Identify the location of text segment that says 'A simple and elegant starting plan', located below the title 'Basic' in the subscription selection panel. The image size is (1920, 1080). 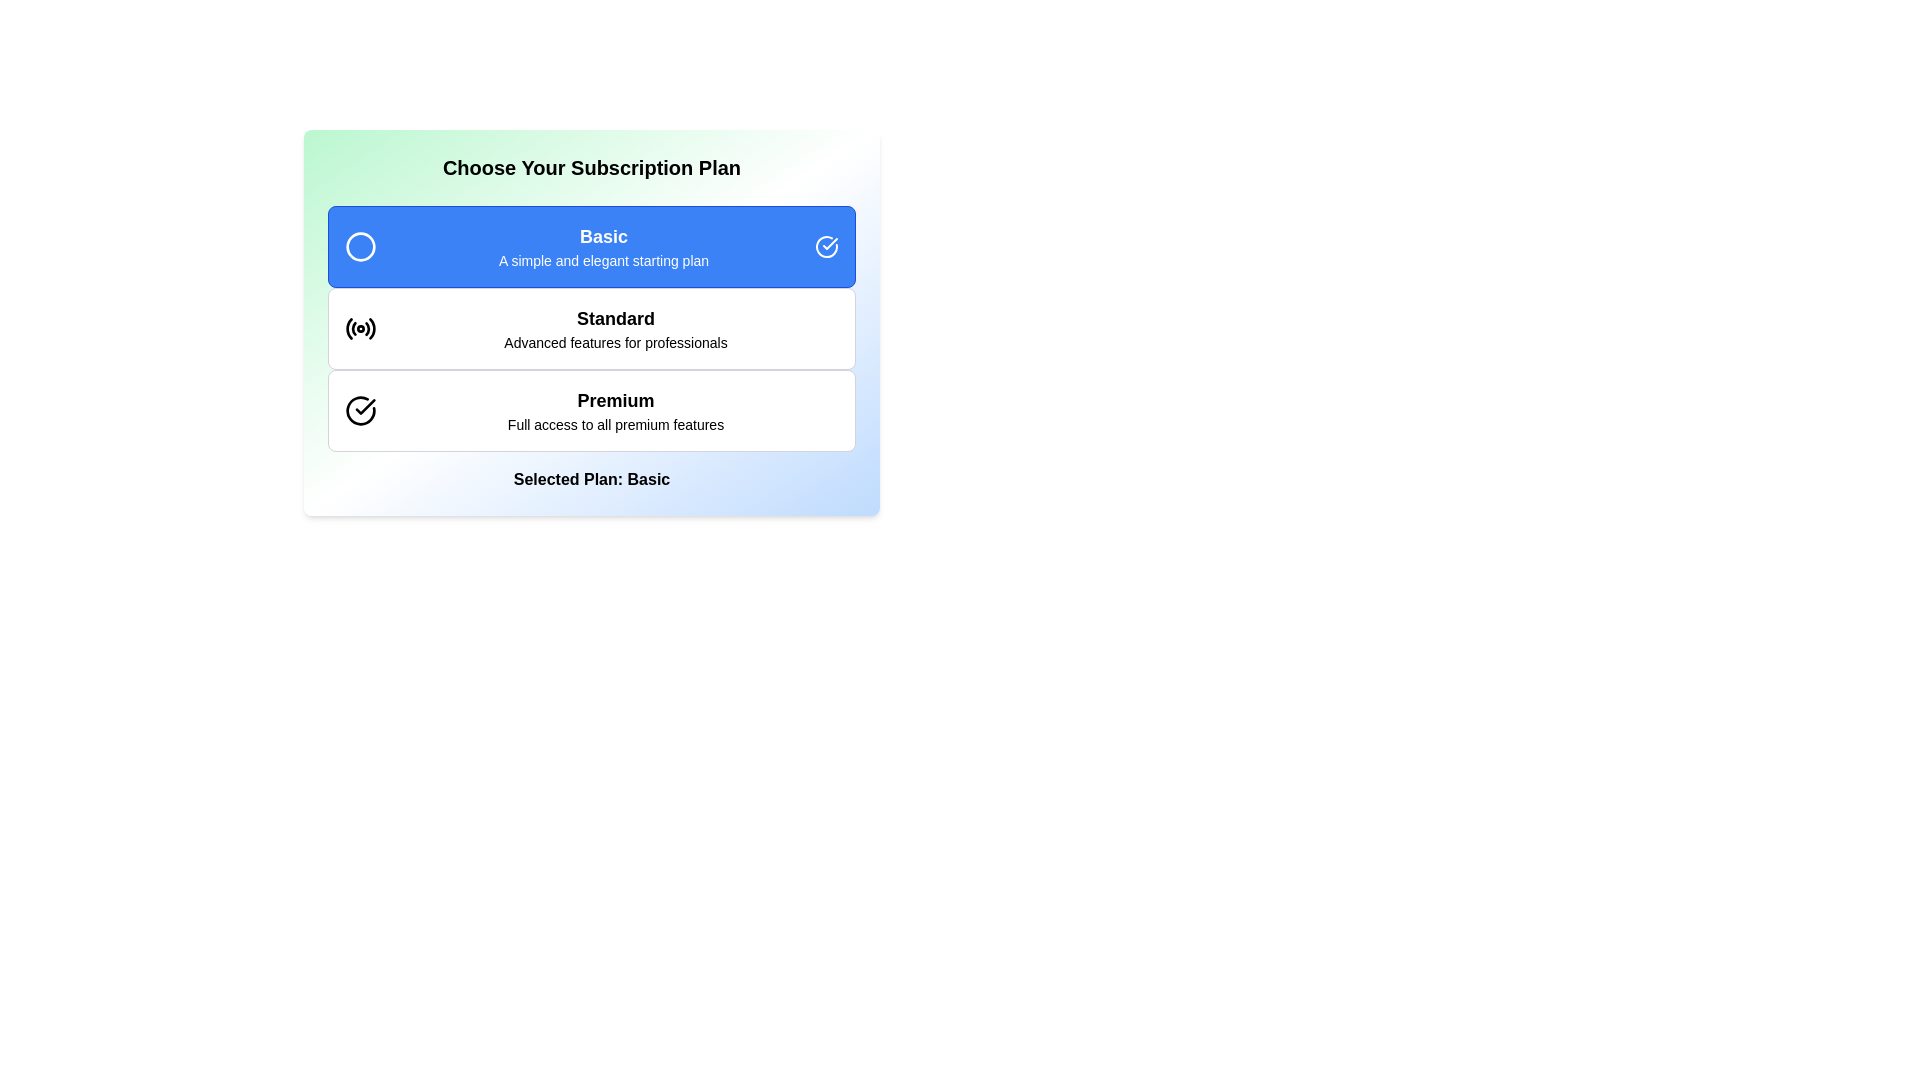
(603, 260).